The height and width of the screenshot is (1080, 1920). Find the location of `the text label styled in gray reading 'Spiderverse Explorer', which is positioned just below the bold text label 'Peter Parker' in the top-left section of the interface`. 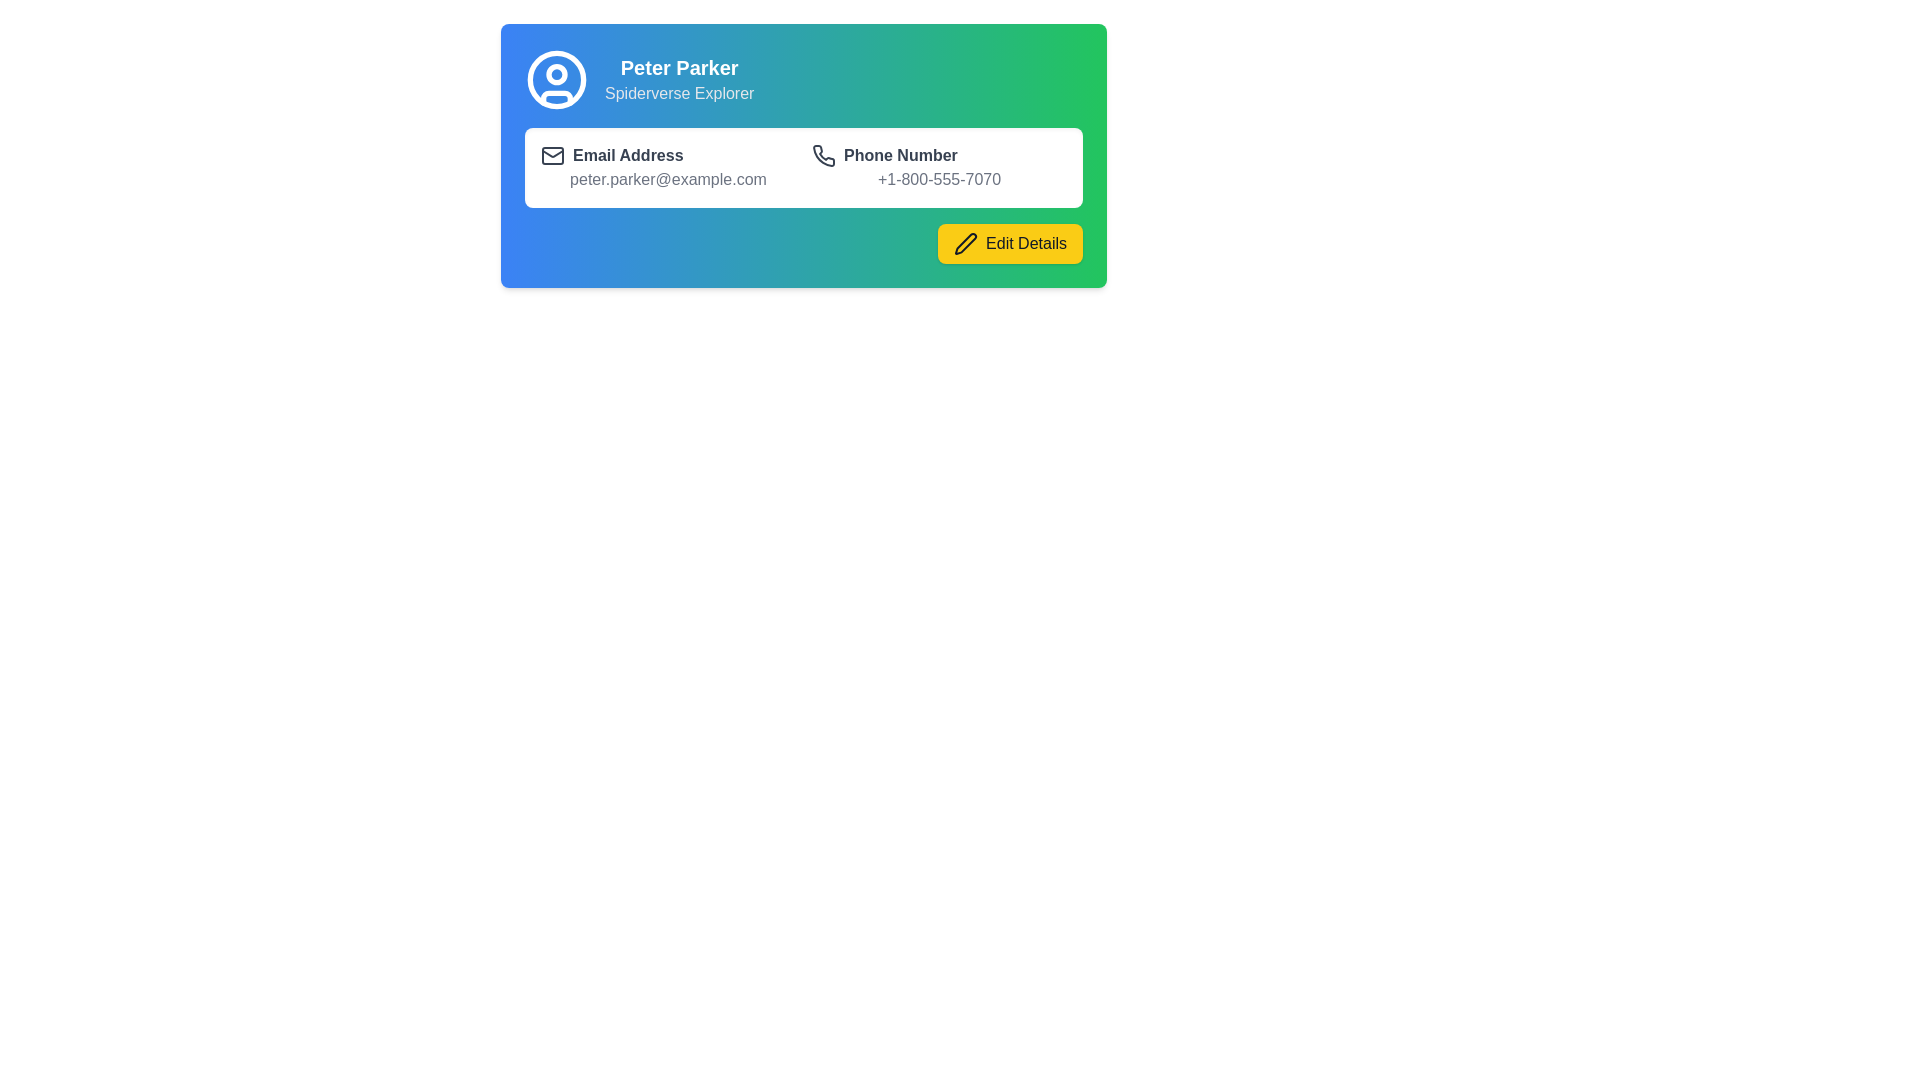

the text label styled in gray reading 'Spiderverse Explorer', which is positioned just below the bold text label 'Peter Parker' in the top-left section of the interface is located at coordinates (679, 93).